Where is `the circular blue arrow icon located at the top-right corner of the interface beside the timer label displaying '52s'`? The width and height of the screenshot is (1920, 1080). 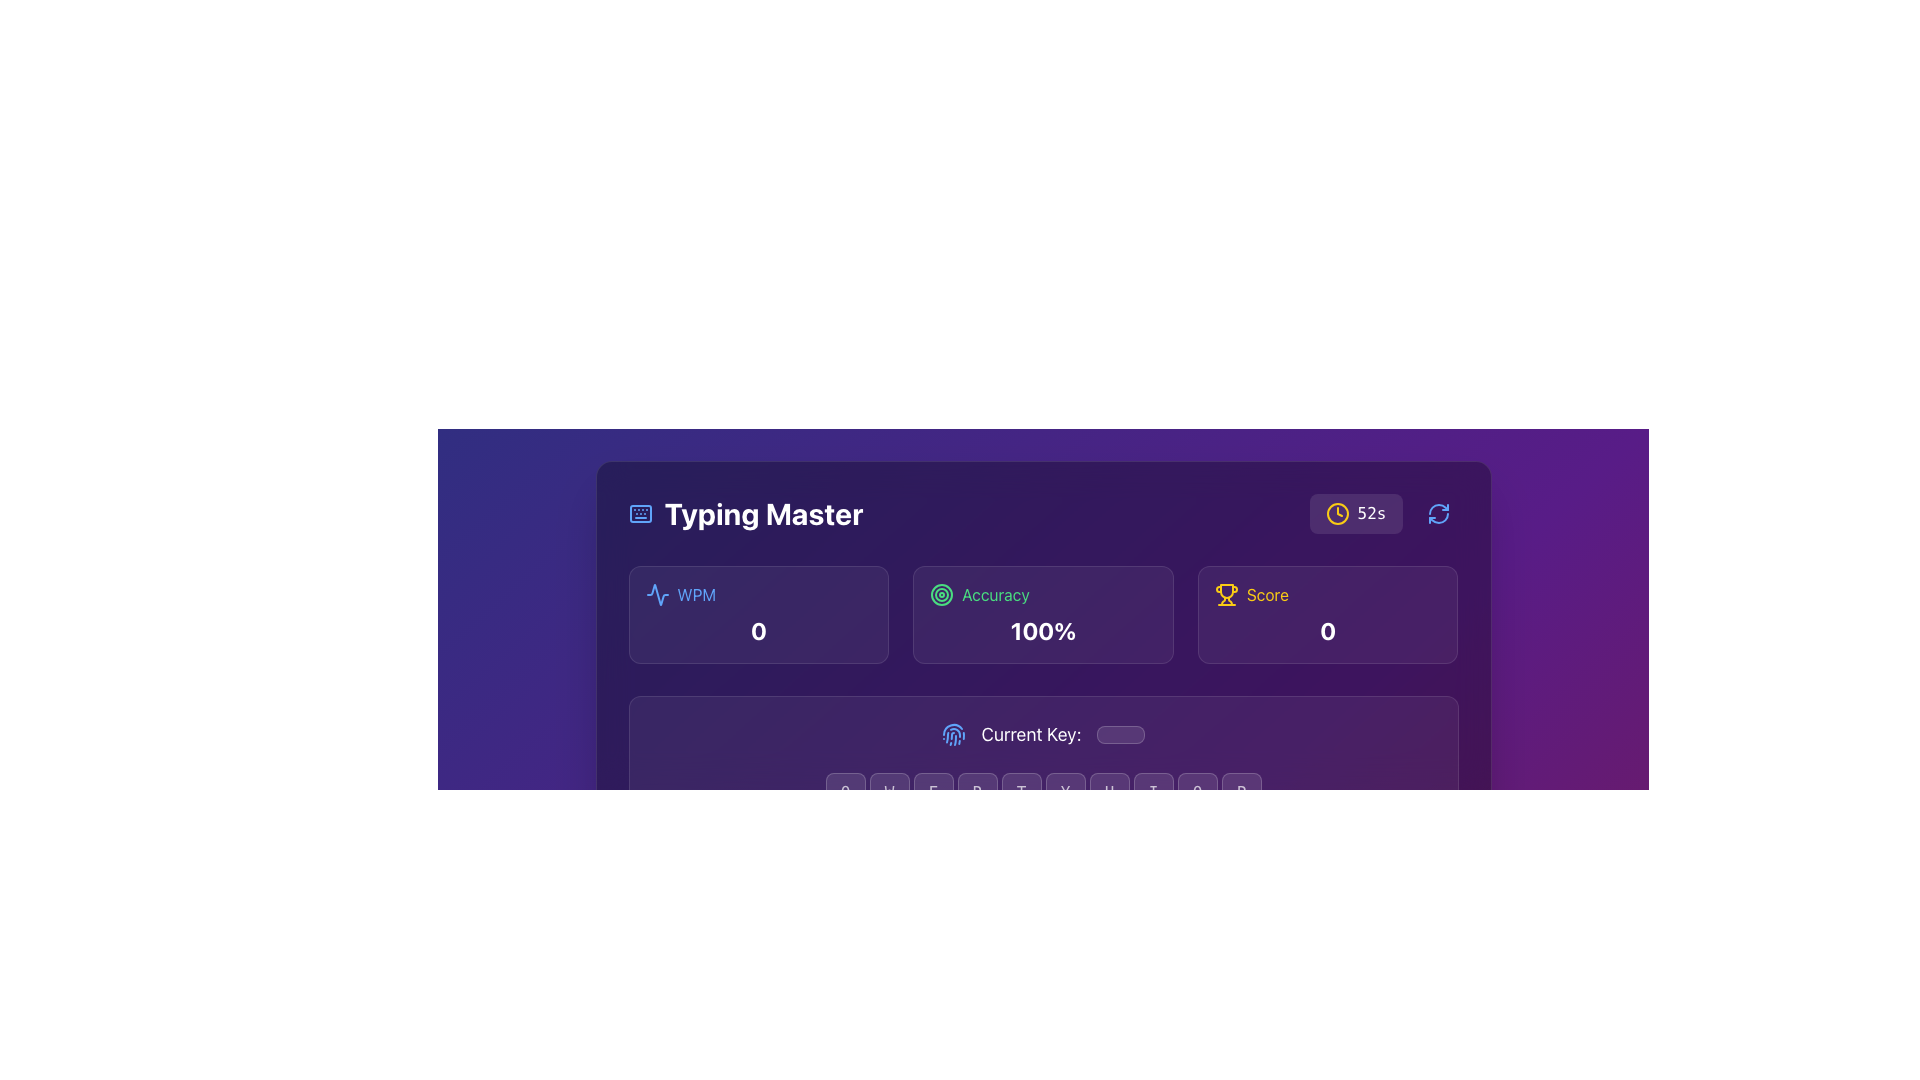
the circular blue arrow icon located at the top-right corner of the interface beside the timer label displaying '52s' is located at coordinates (1437, 512).